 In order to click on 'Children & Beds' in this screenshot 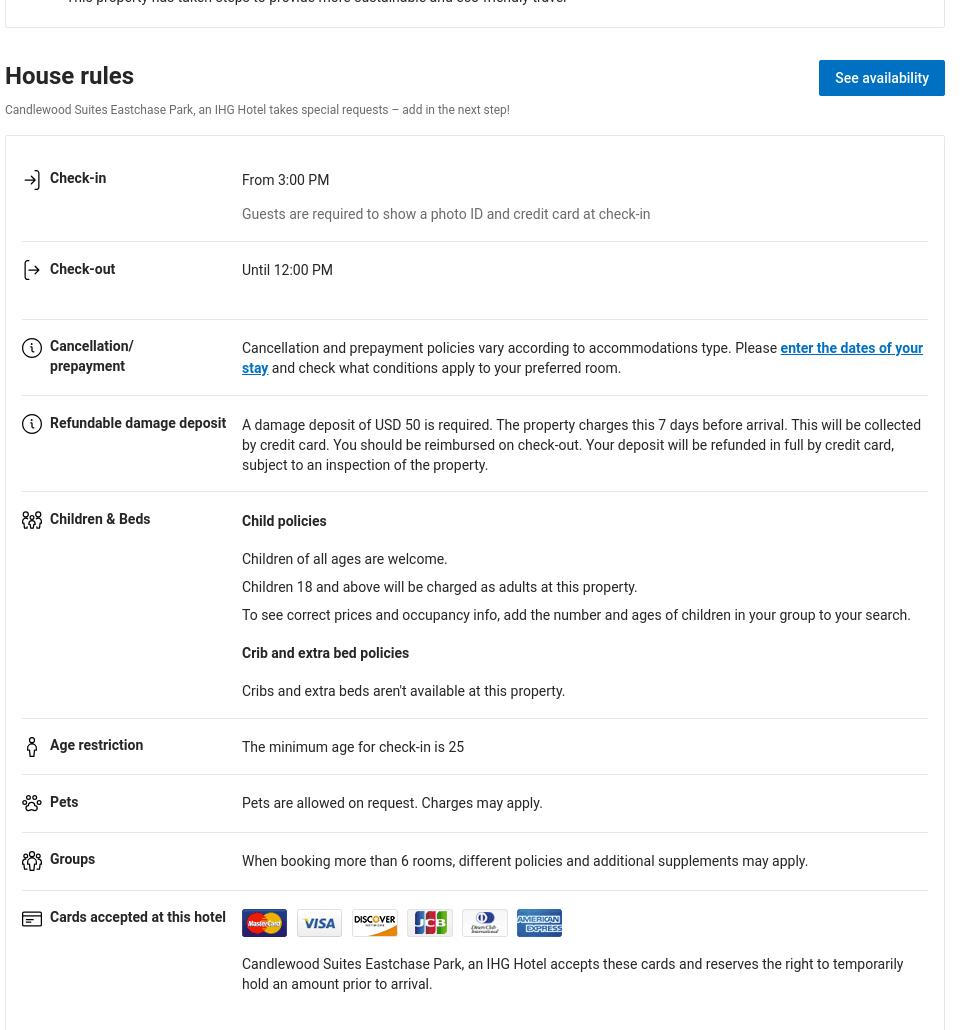, I will do `click(99, 519)`.